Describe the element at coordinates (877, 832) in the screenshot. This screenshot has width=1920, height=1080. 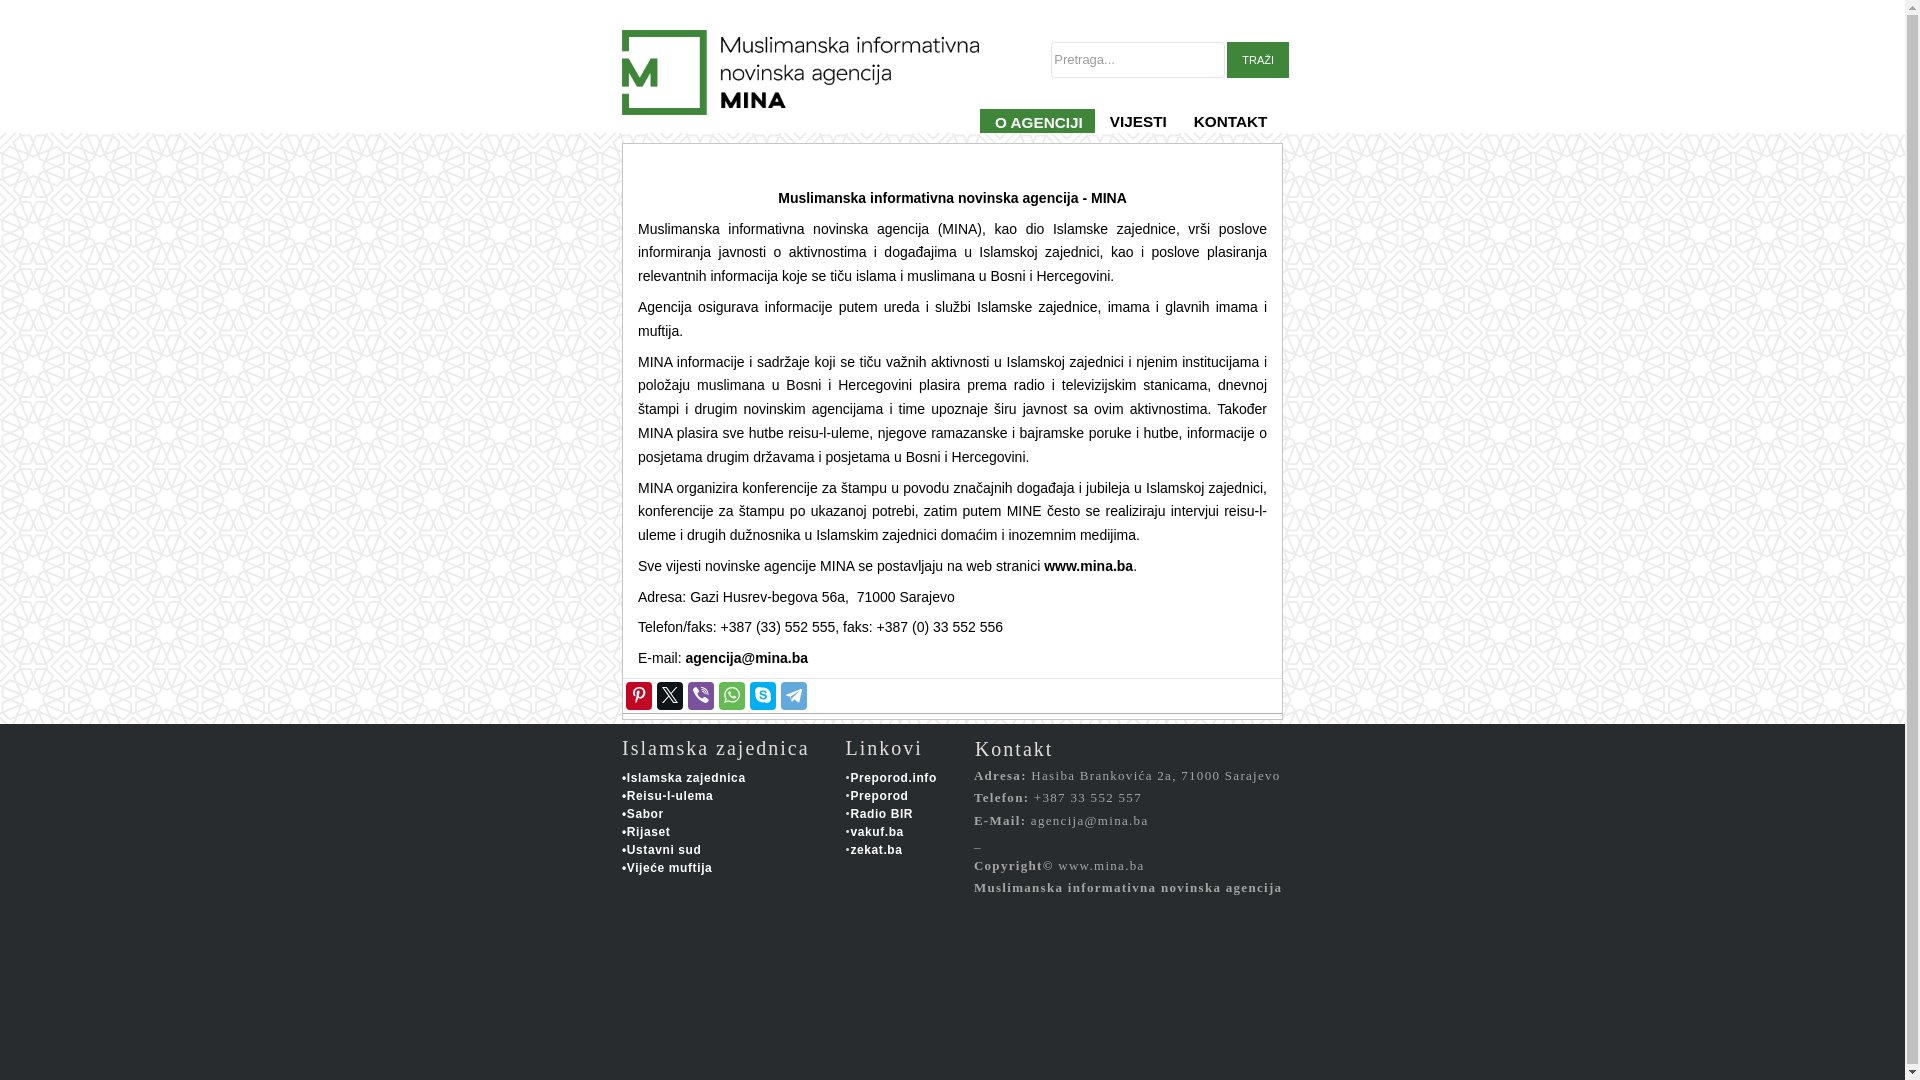
I see `'vakuf.ba'` at that location.